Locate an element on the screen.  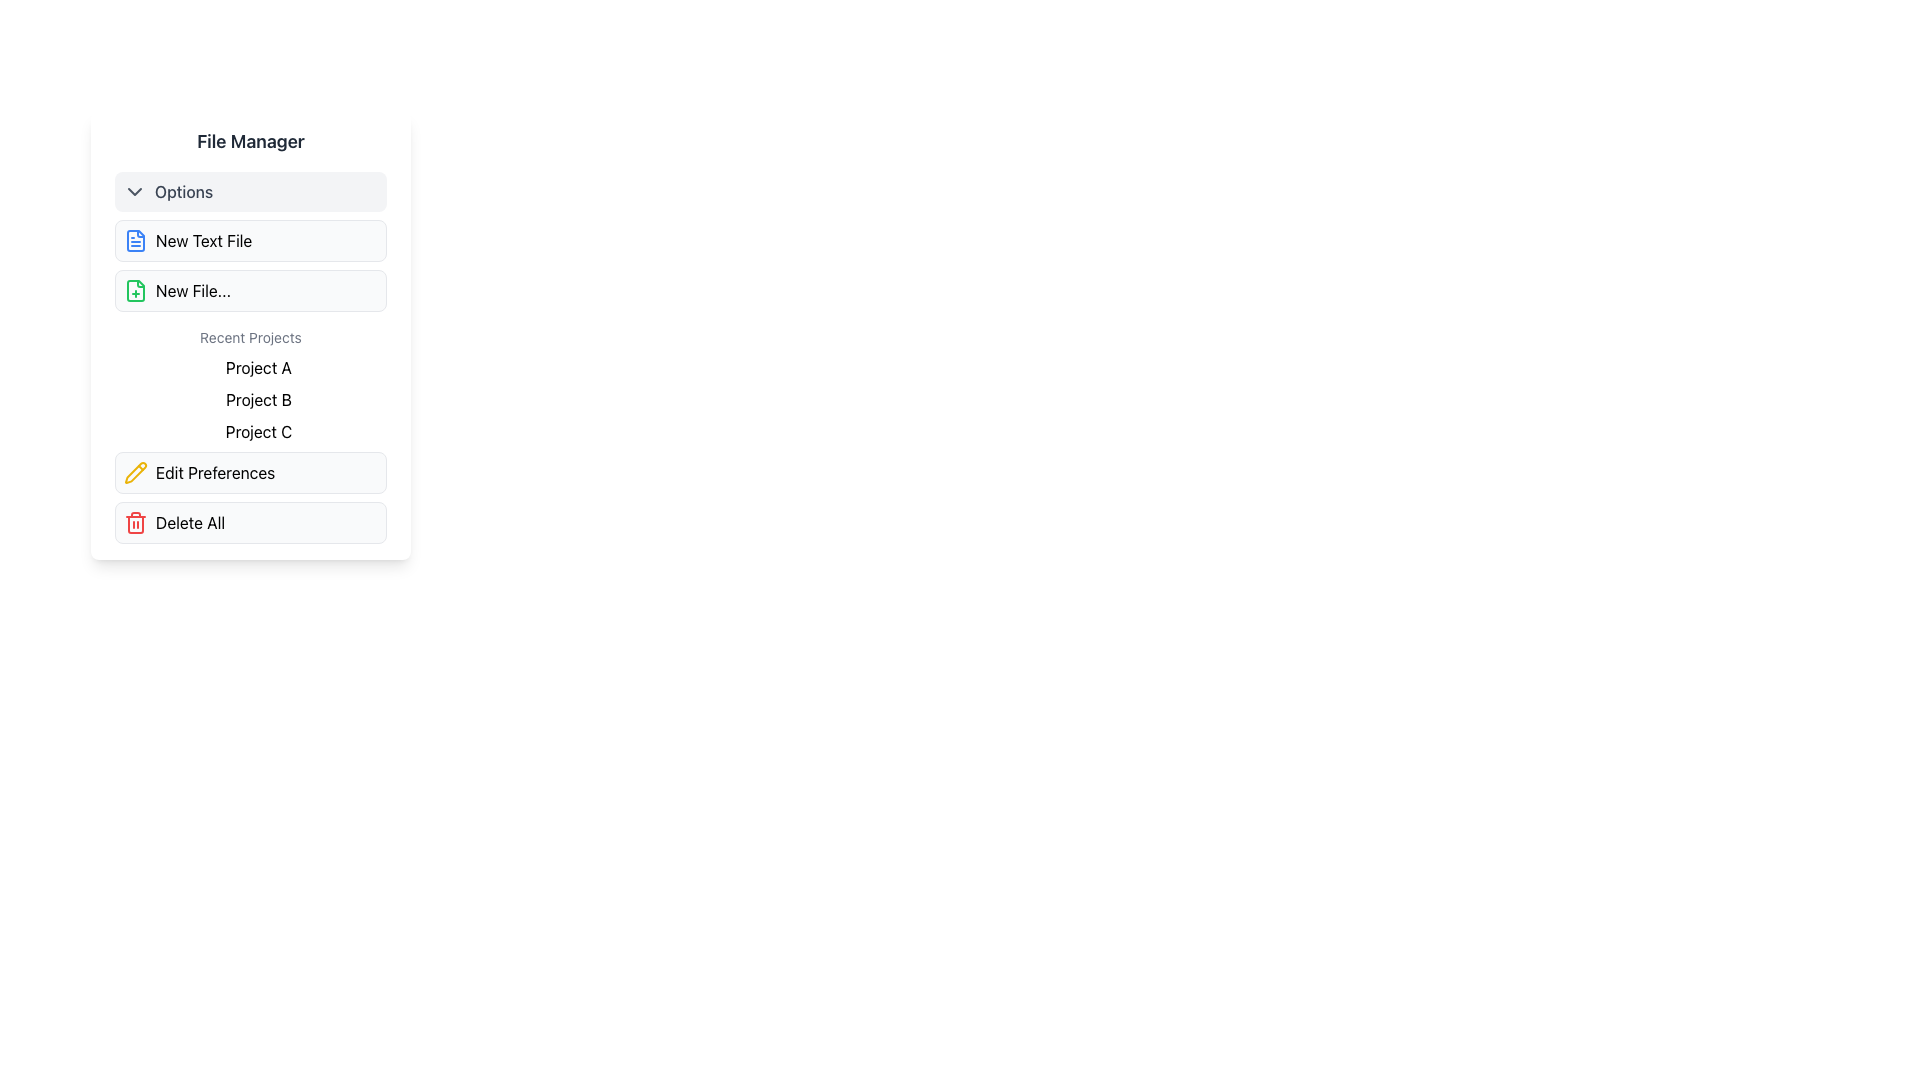
the red trash can icon that represents a delete action, positioned near the left side of the 'Delete All' button is located at coordinates (134, 522).